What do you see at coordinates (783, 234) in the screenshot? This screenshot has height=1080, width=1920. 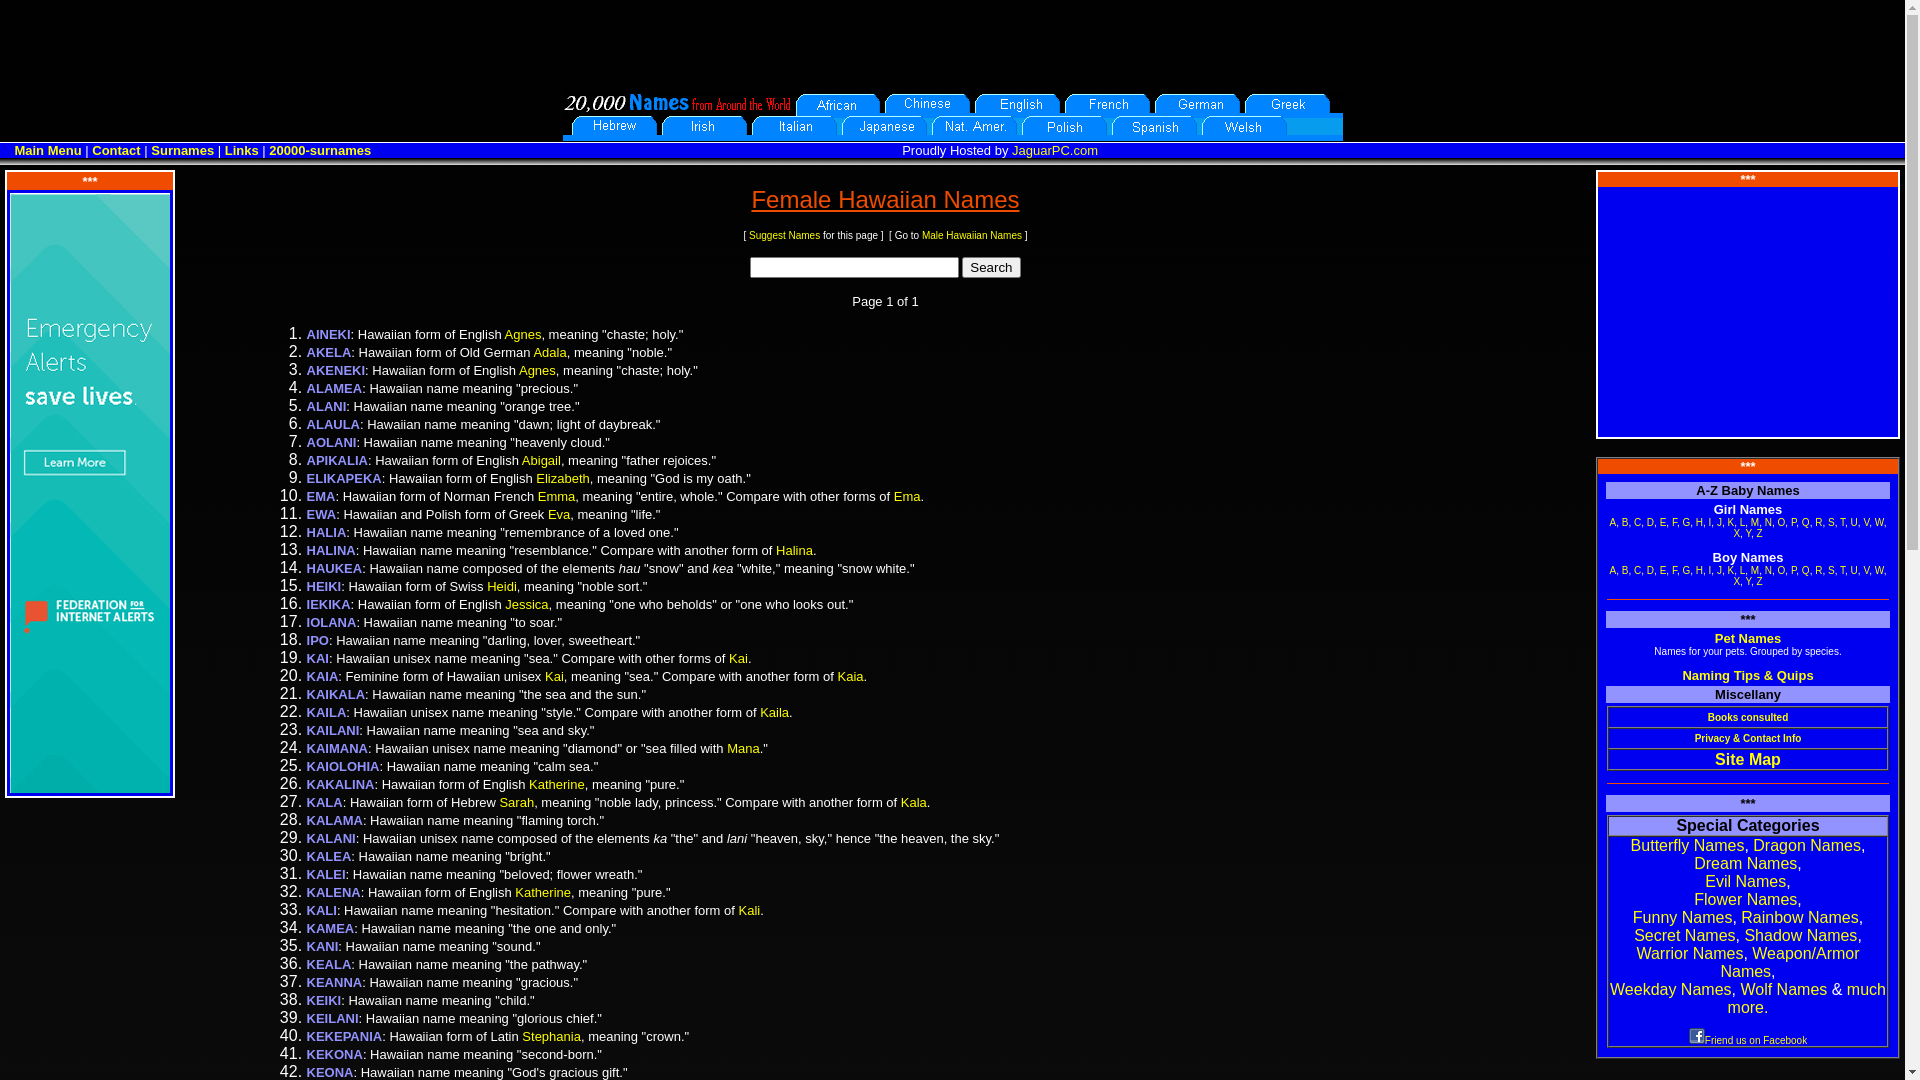 I see `'Suggest Names'` at bounding box center [783, 234].